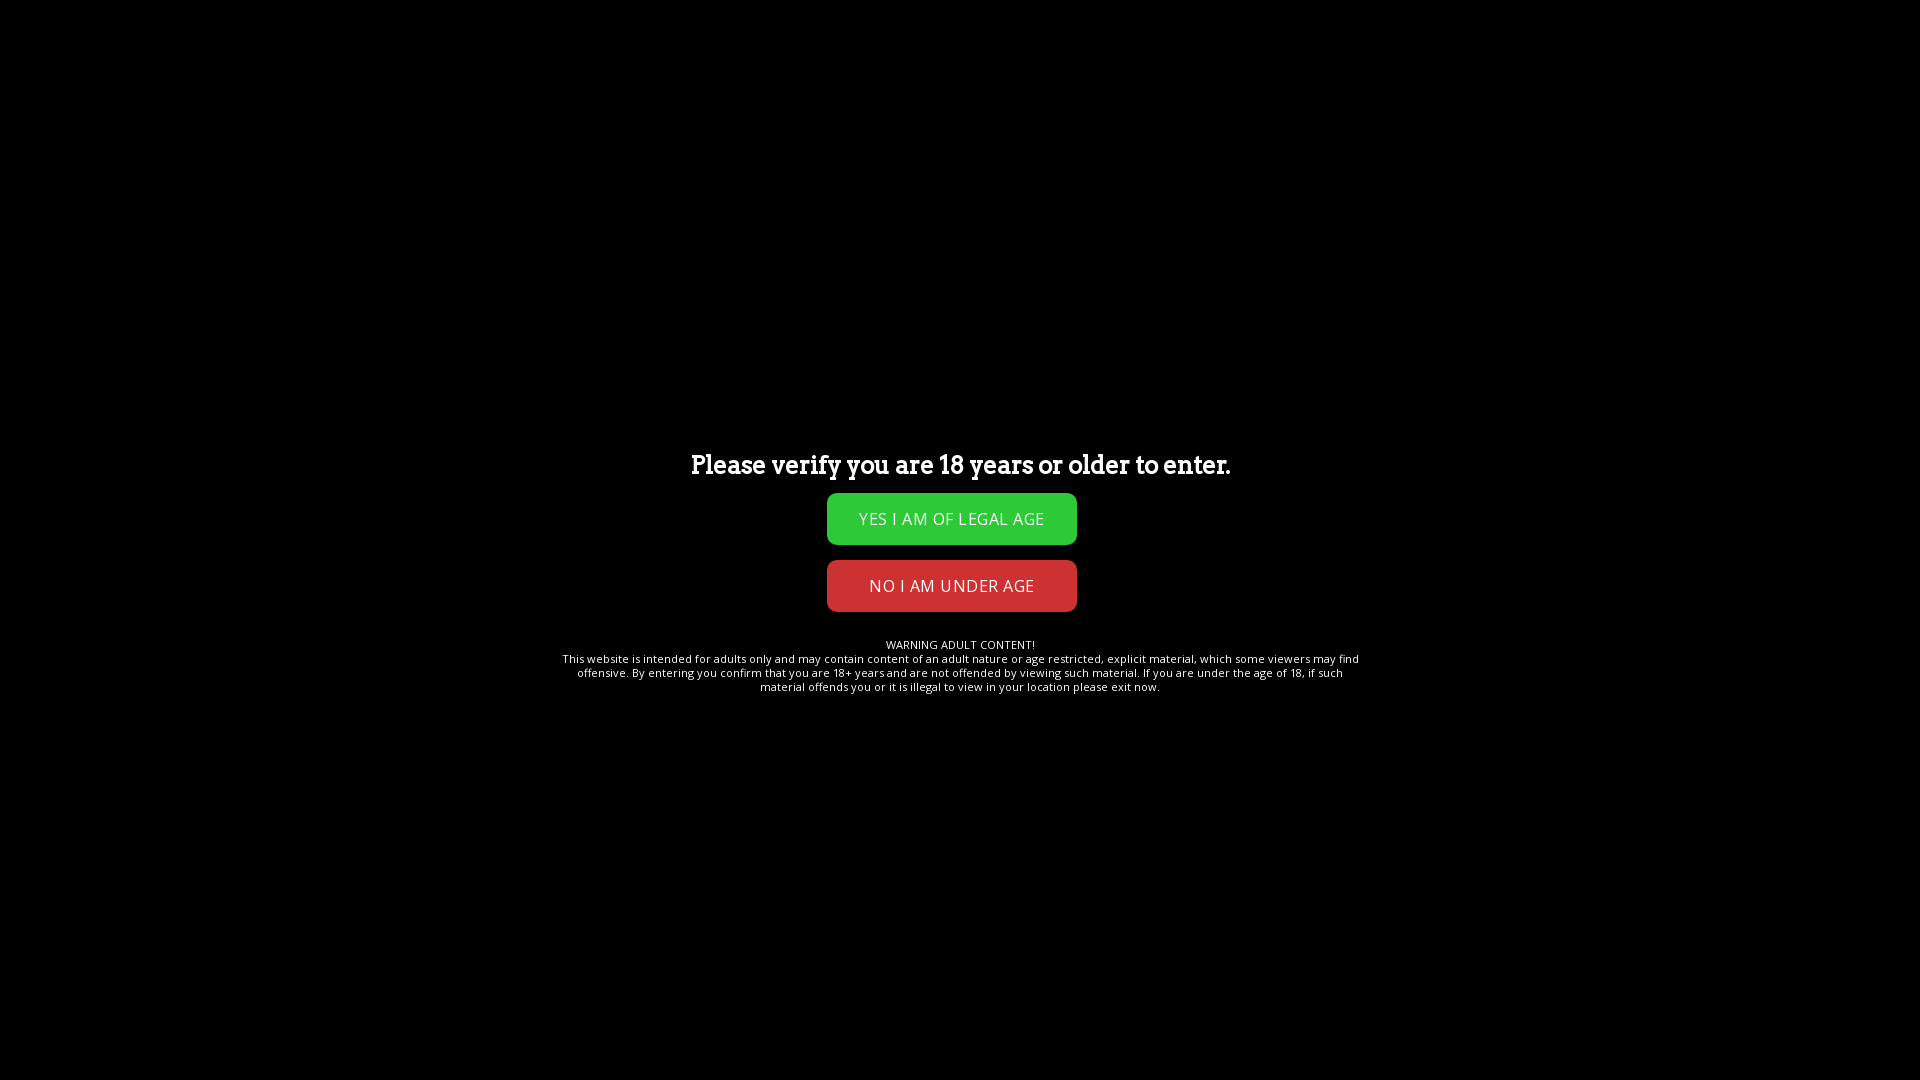 The height and width of the screenshot is (1080, 1920). I want to click on 'PACKAGING', so click(1027, 111).